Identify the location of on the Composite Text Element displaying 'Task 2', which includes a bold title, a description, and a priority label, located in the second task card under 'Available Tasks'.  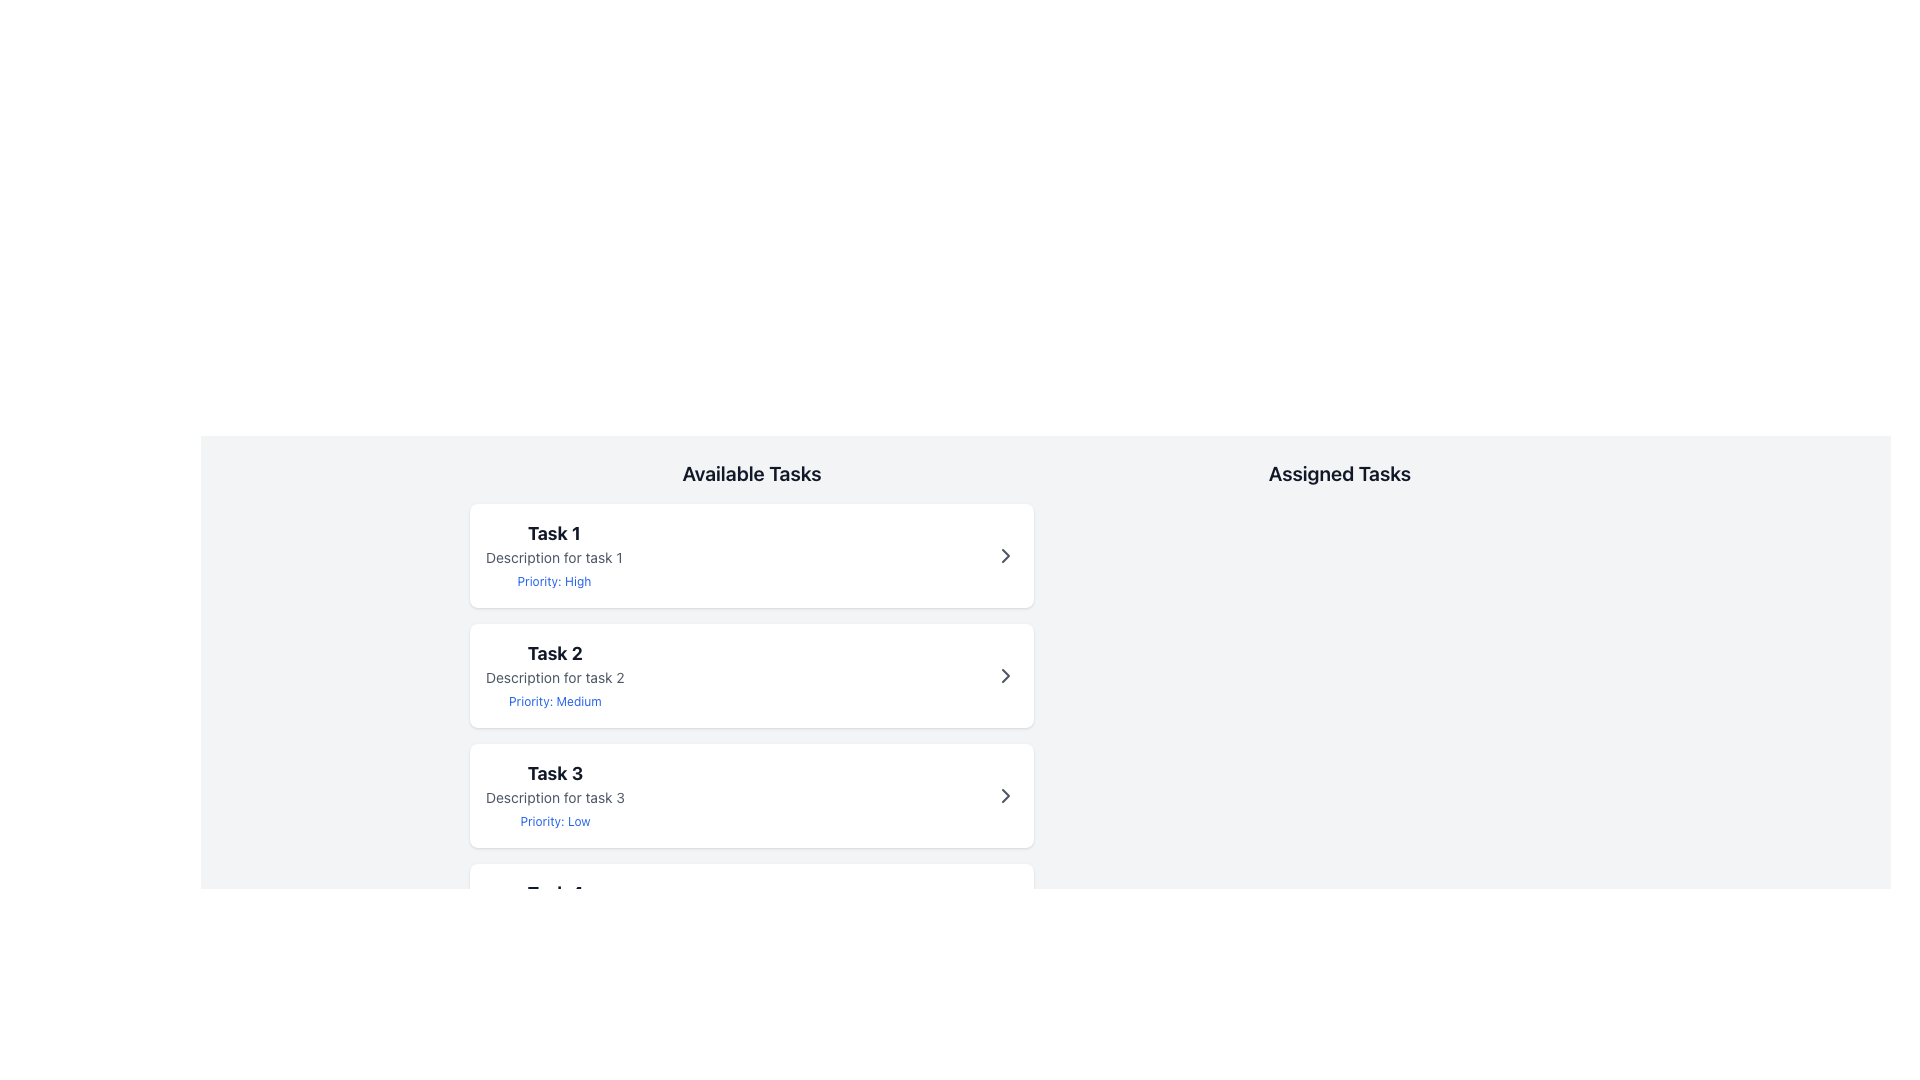
(555, 675).